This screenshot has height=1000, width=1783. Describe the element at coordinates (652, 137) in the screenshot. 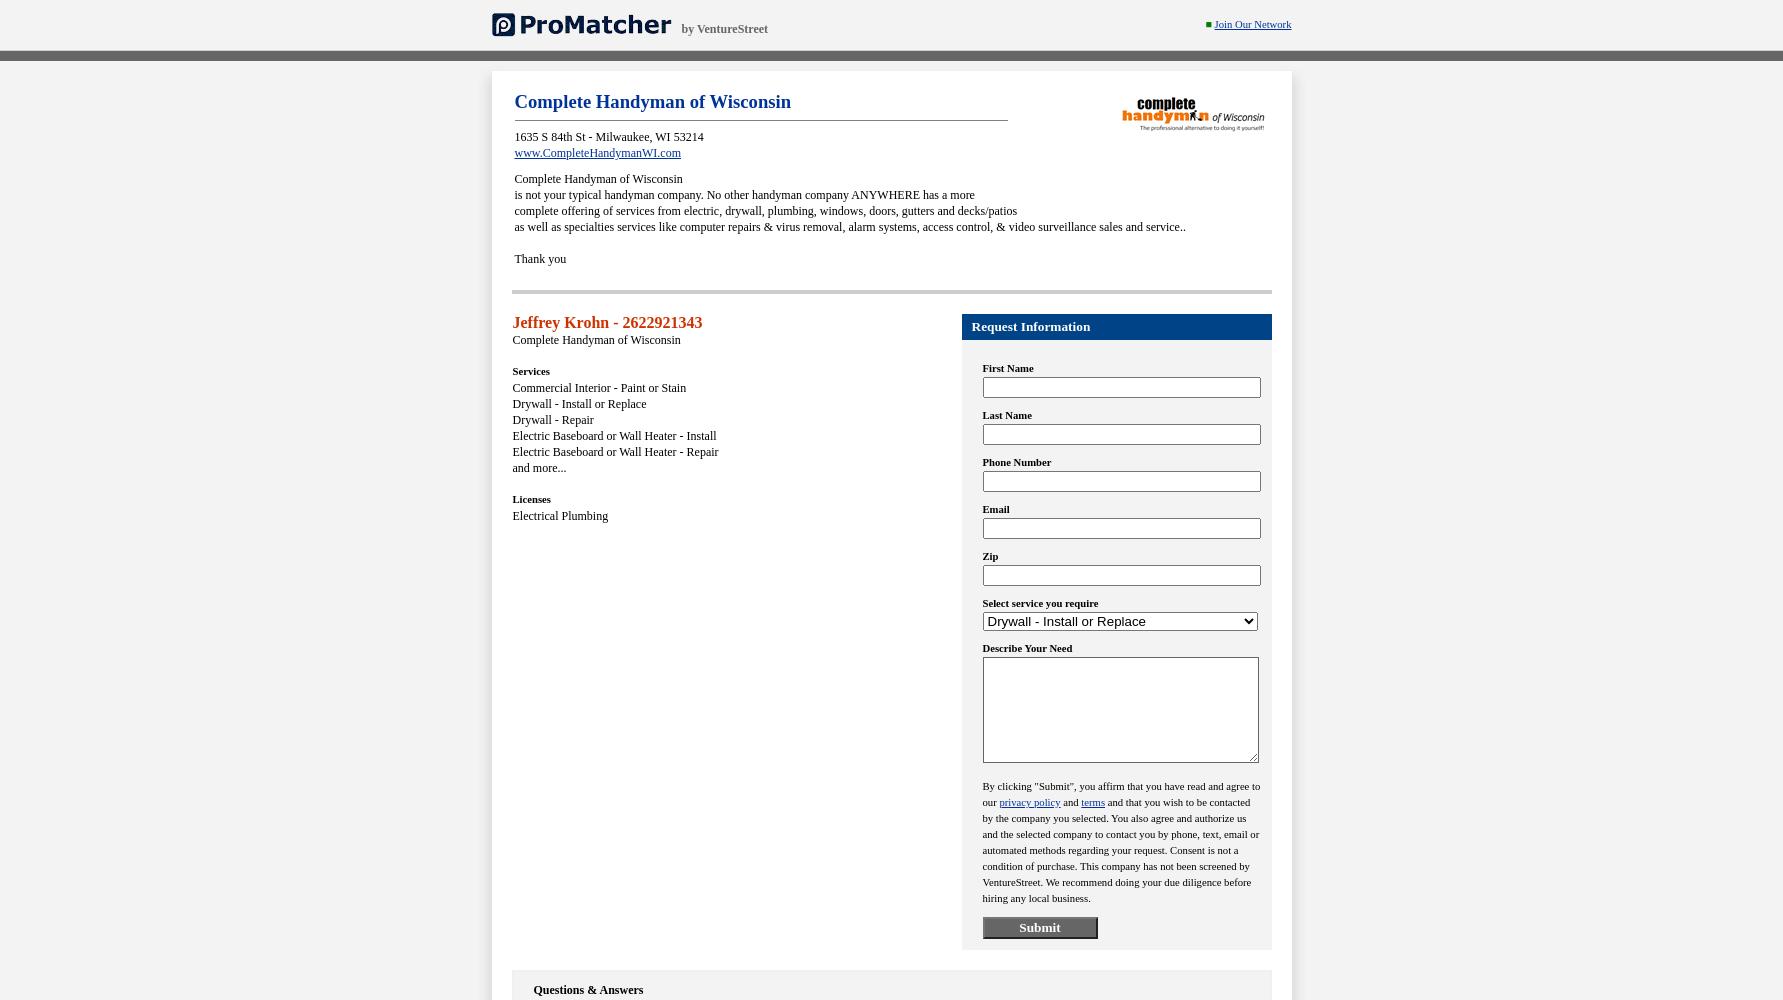

I see `','` at that location.